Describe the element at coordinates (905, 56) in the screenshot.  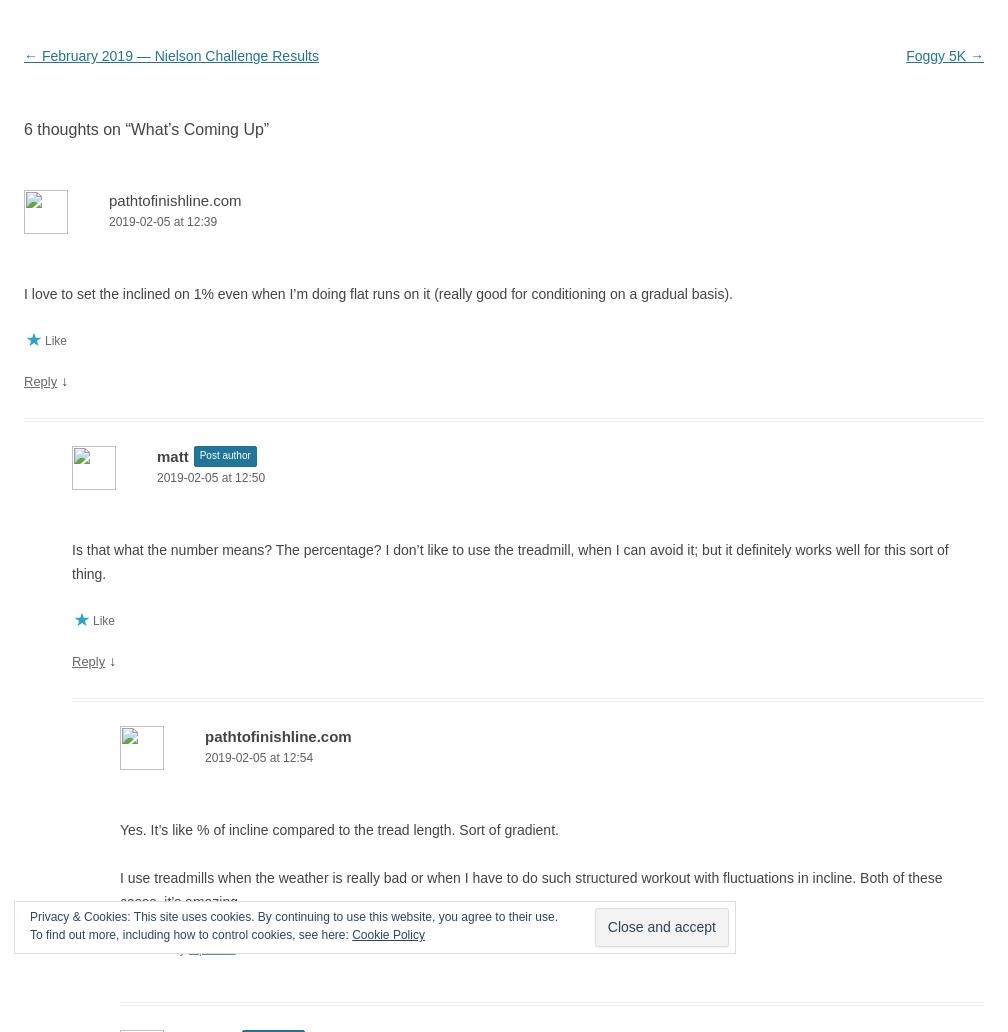
I see `'Foggy 5K'` at that location.